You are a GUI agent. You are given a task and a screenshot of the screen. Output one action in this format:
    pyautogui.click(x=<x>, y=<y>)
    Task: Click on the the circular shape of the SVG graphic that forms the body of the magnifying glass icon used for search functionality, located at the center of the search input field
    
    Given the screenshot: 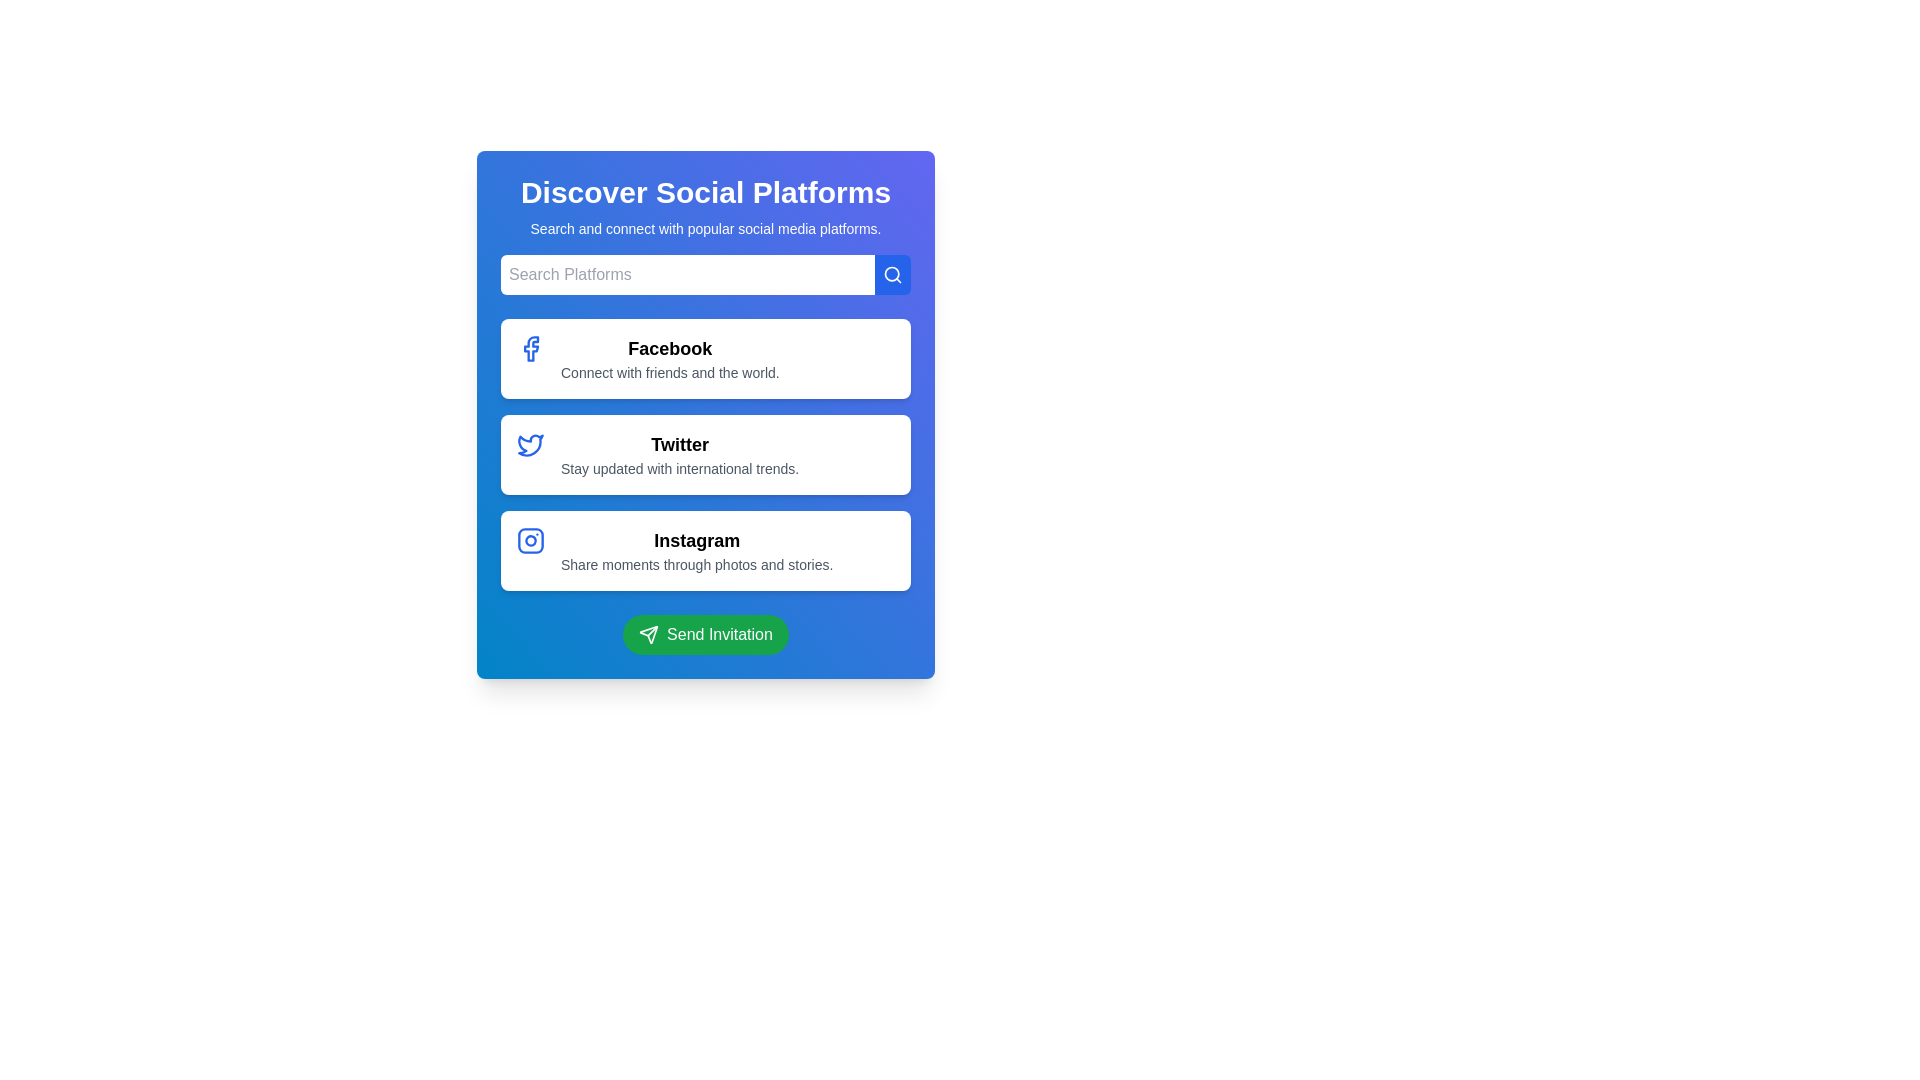 What is the action you would take?
    pyautogui.click(x=891, y=274)
    